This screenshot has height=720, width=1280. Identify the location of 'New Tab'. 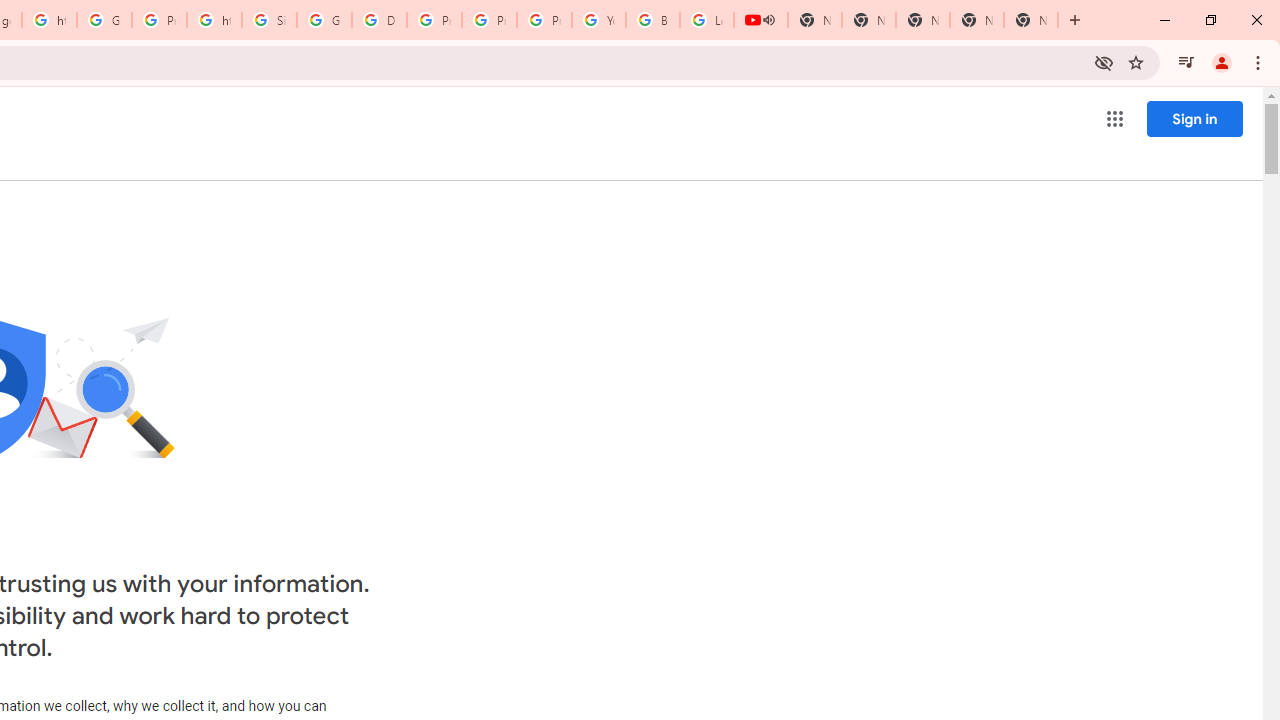
(1031, 20).